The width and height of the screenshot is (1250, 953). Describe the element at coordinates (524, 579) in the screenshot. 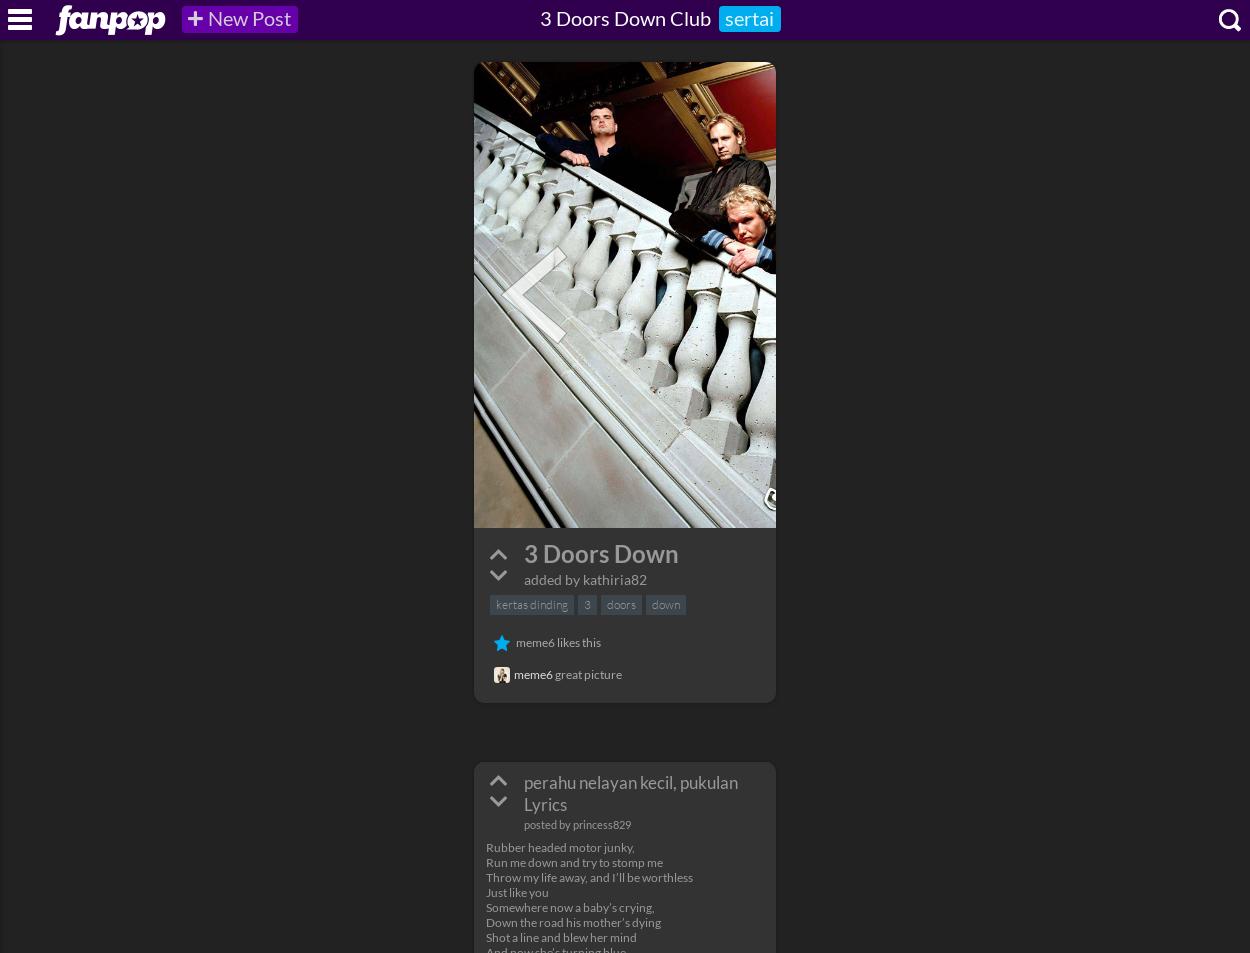

I see `'added by'` at that location.